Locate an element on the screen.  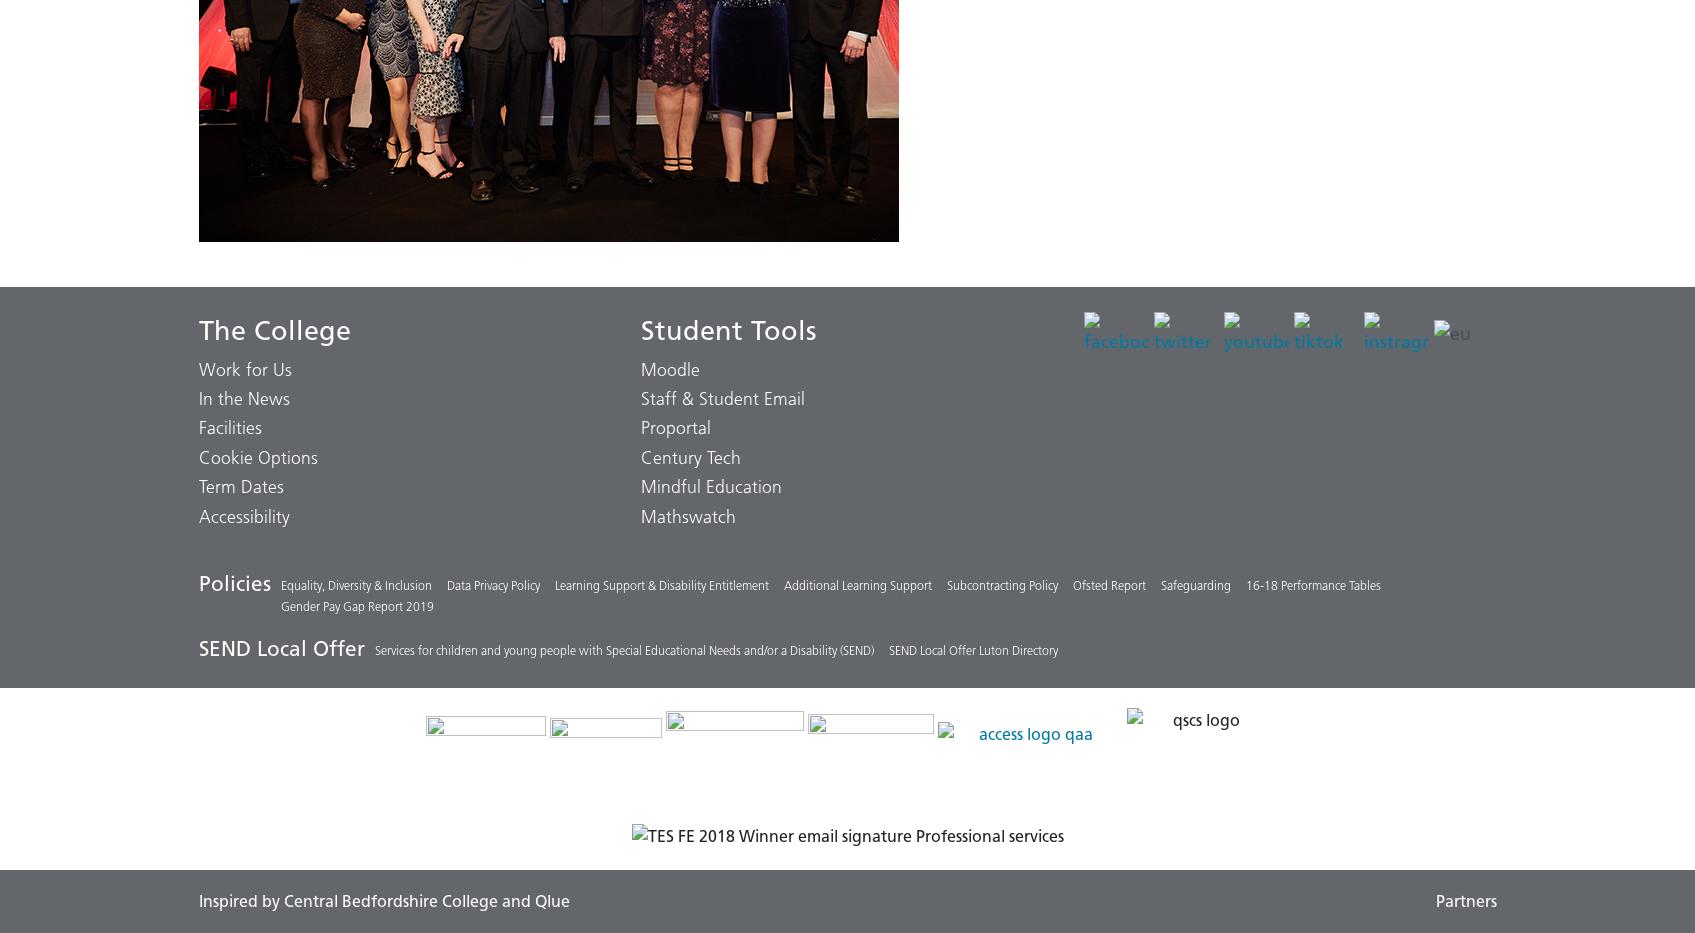
'Partners' is located at coordinates (1433, 901).